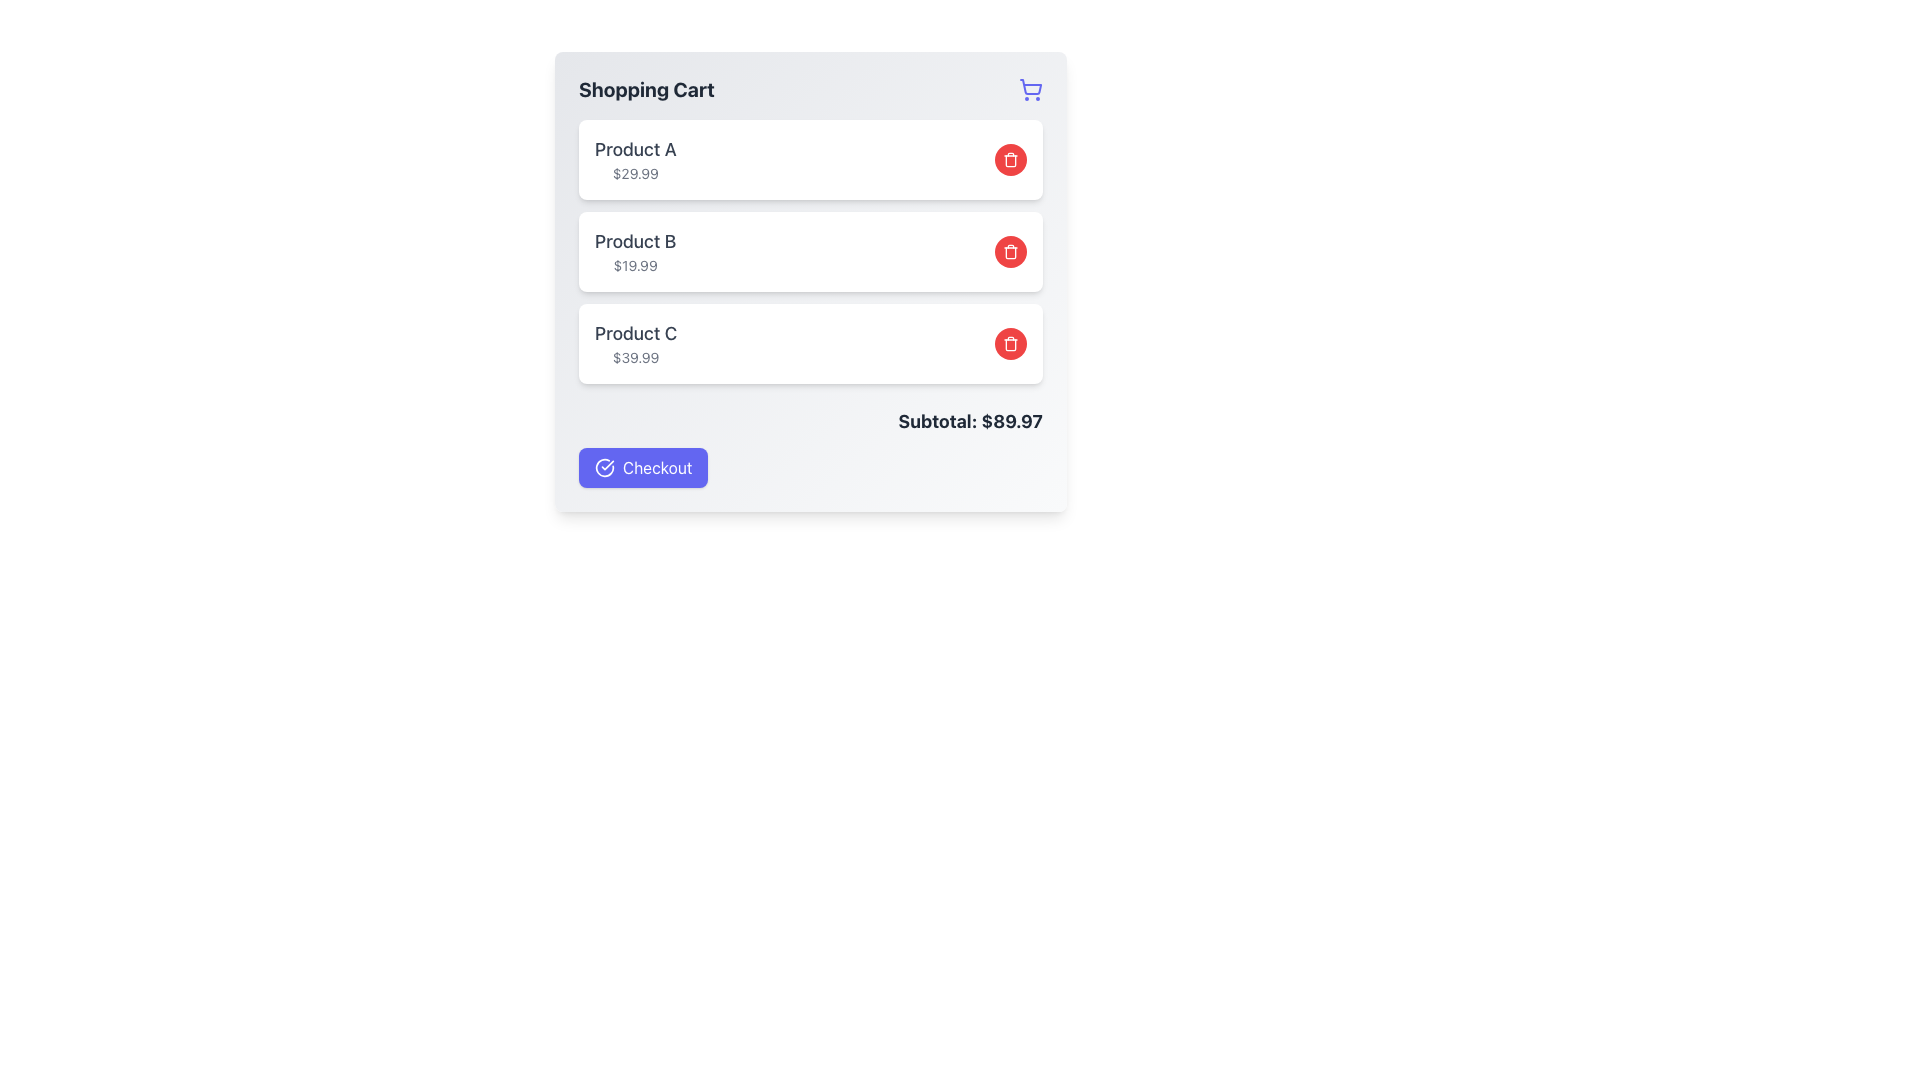 Image resolution: width=1920 pixels, height=1080 pixels. Describe the element at coordinates (634, 241) in the screenshot. I see `the static text label displaying 'Product B' in the shopping cart's item list, located above the price tag '$19.99'` at that location.